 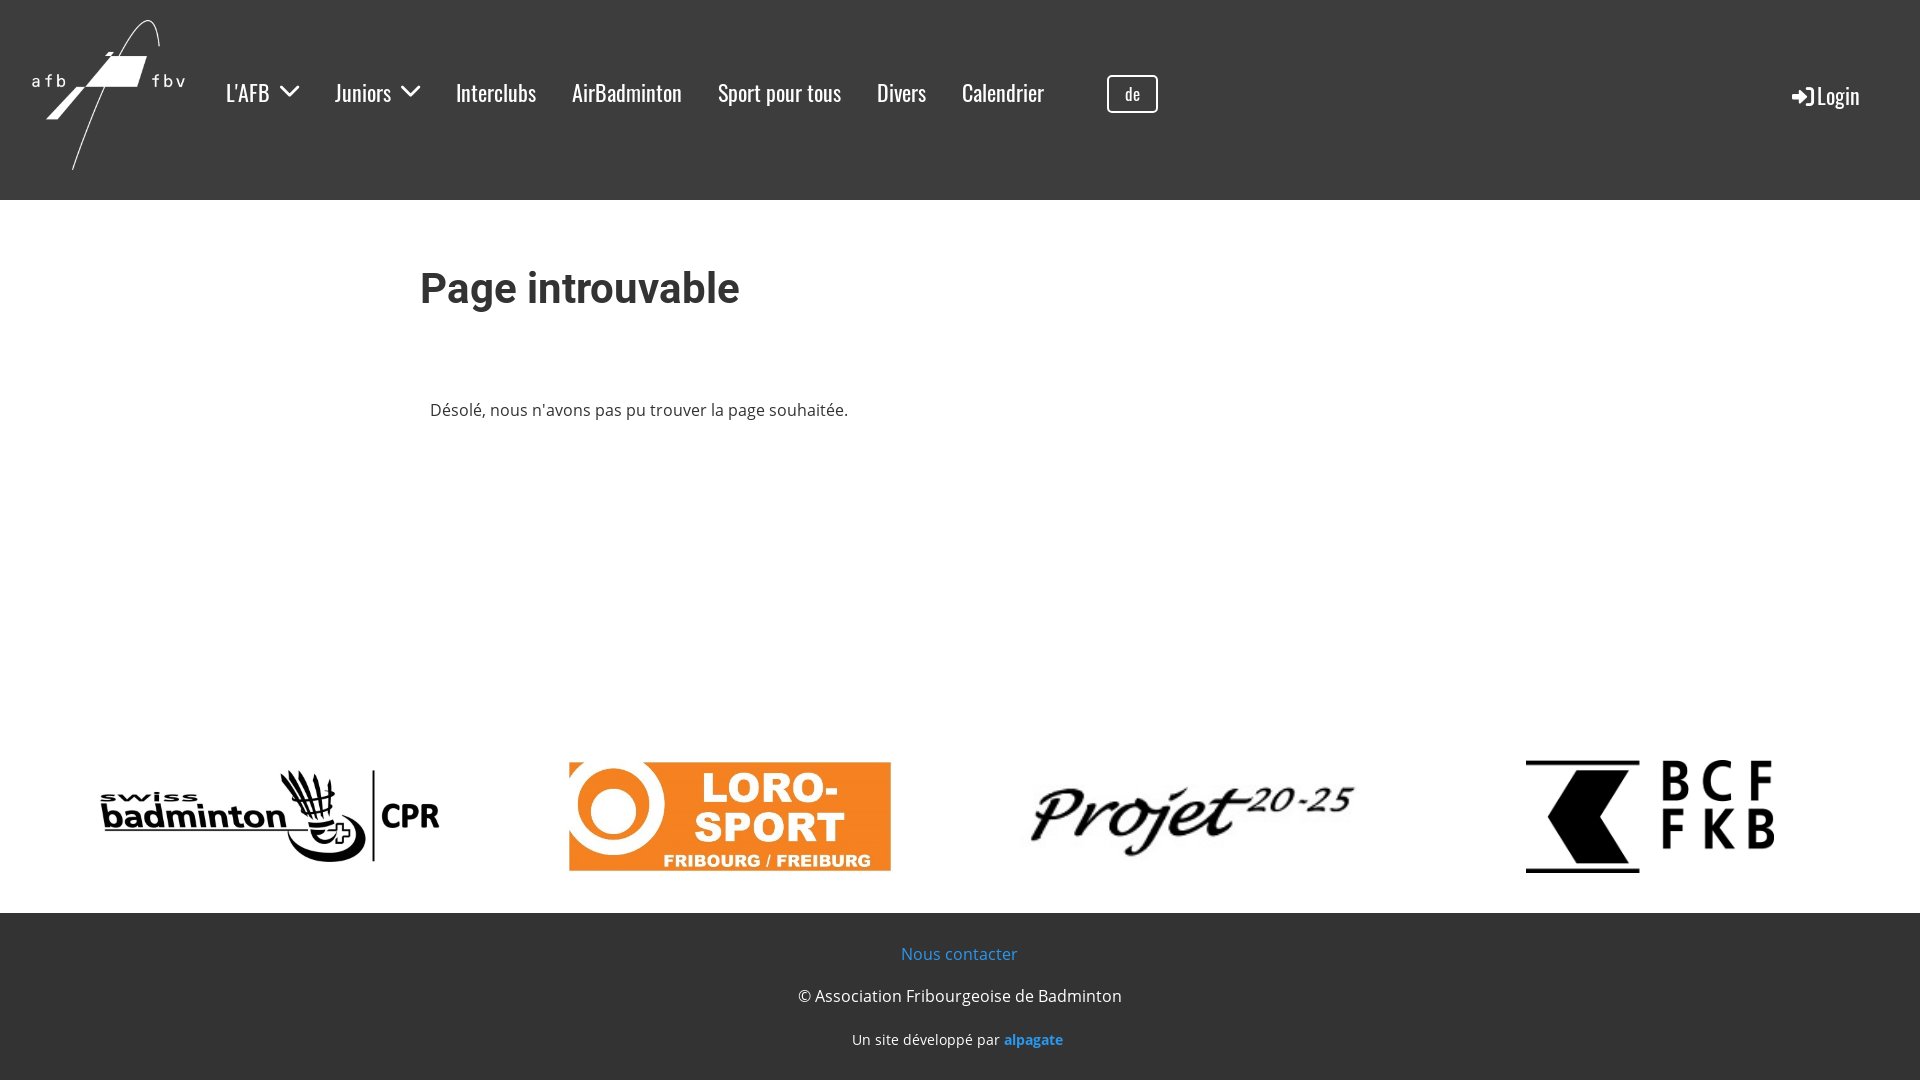 I want to click on 'Calendrier', so click(x=1003, y=92).